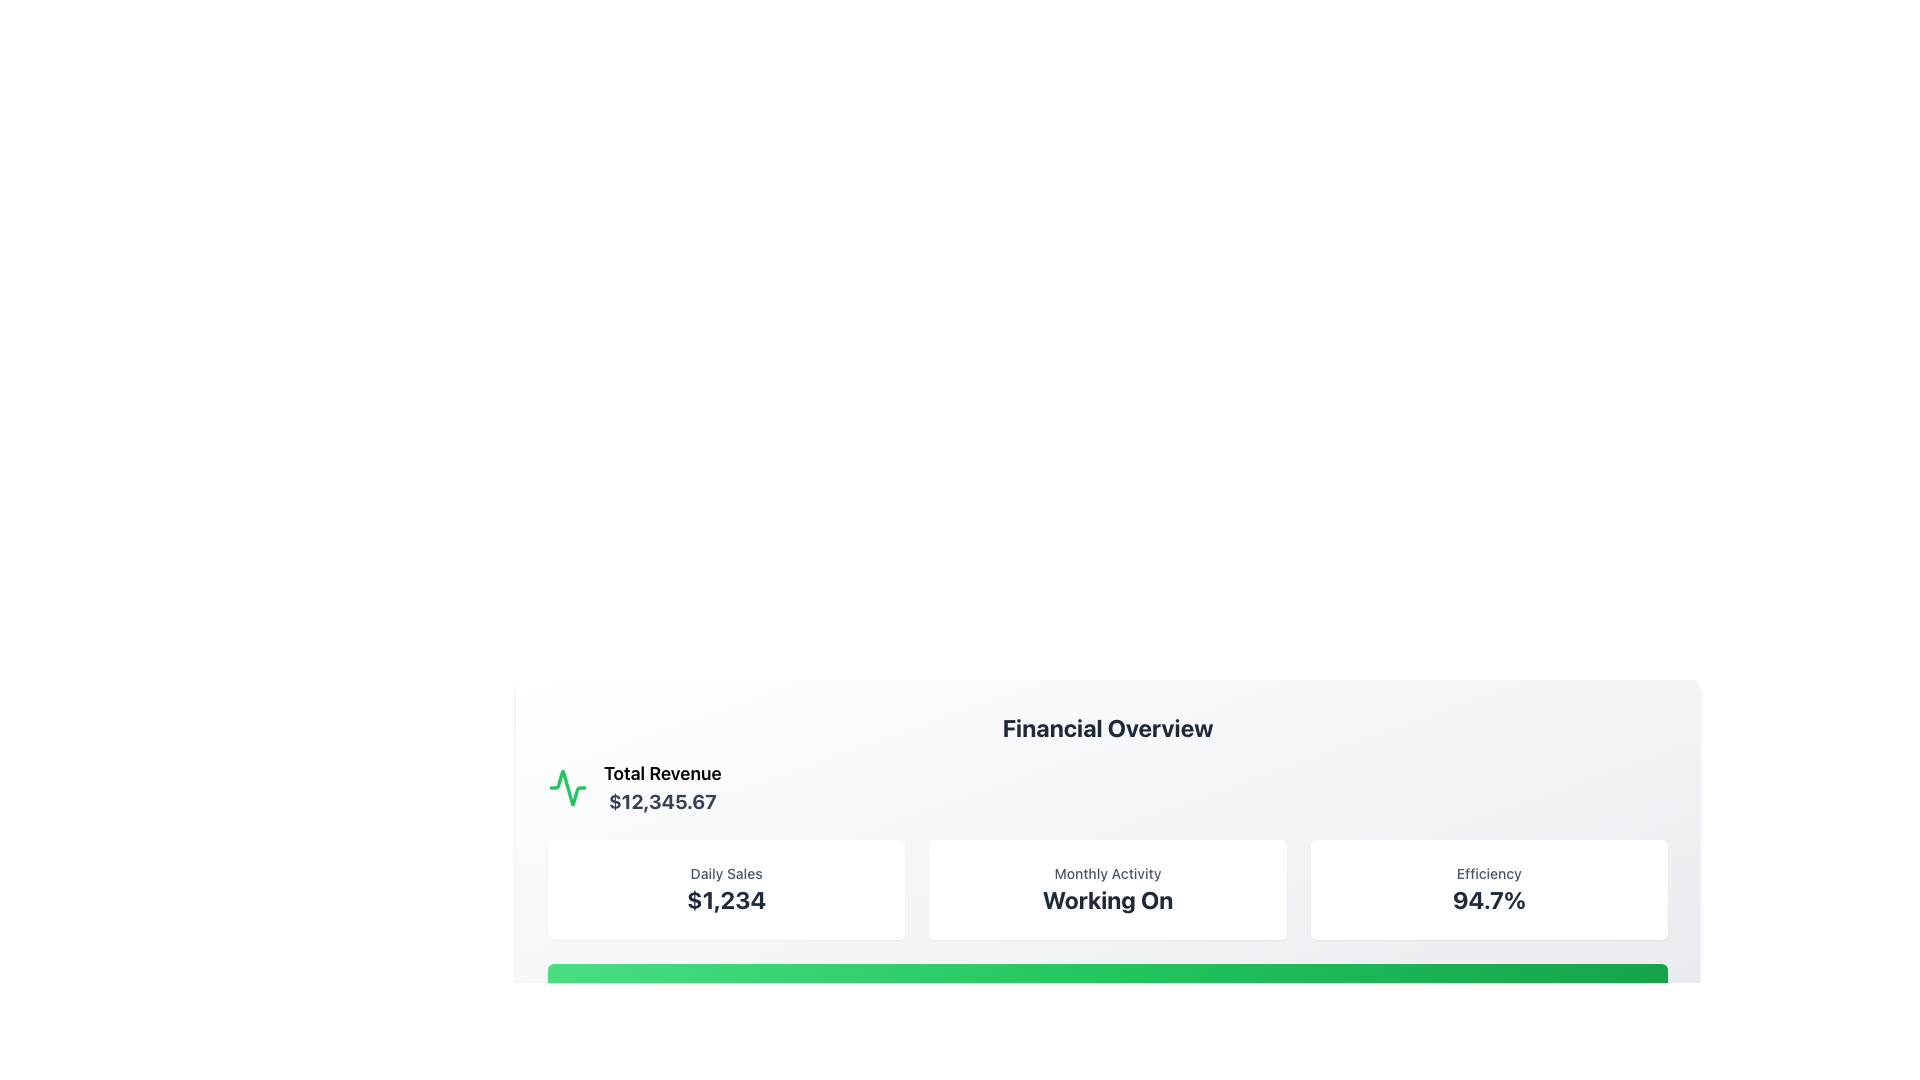  What do you see at coordinates (1107, 889) in the screenshot?
I see `the Informational card displaying 'Monthly Activity' with the status 'Working On', which is centrally positioned in a row of three similar containers` at bounding box center [1107, 889].